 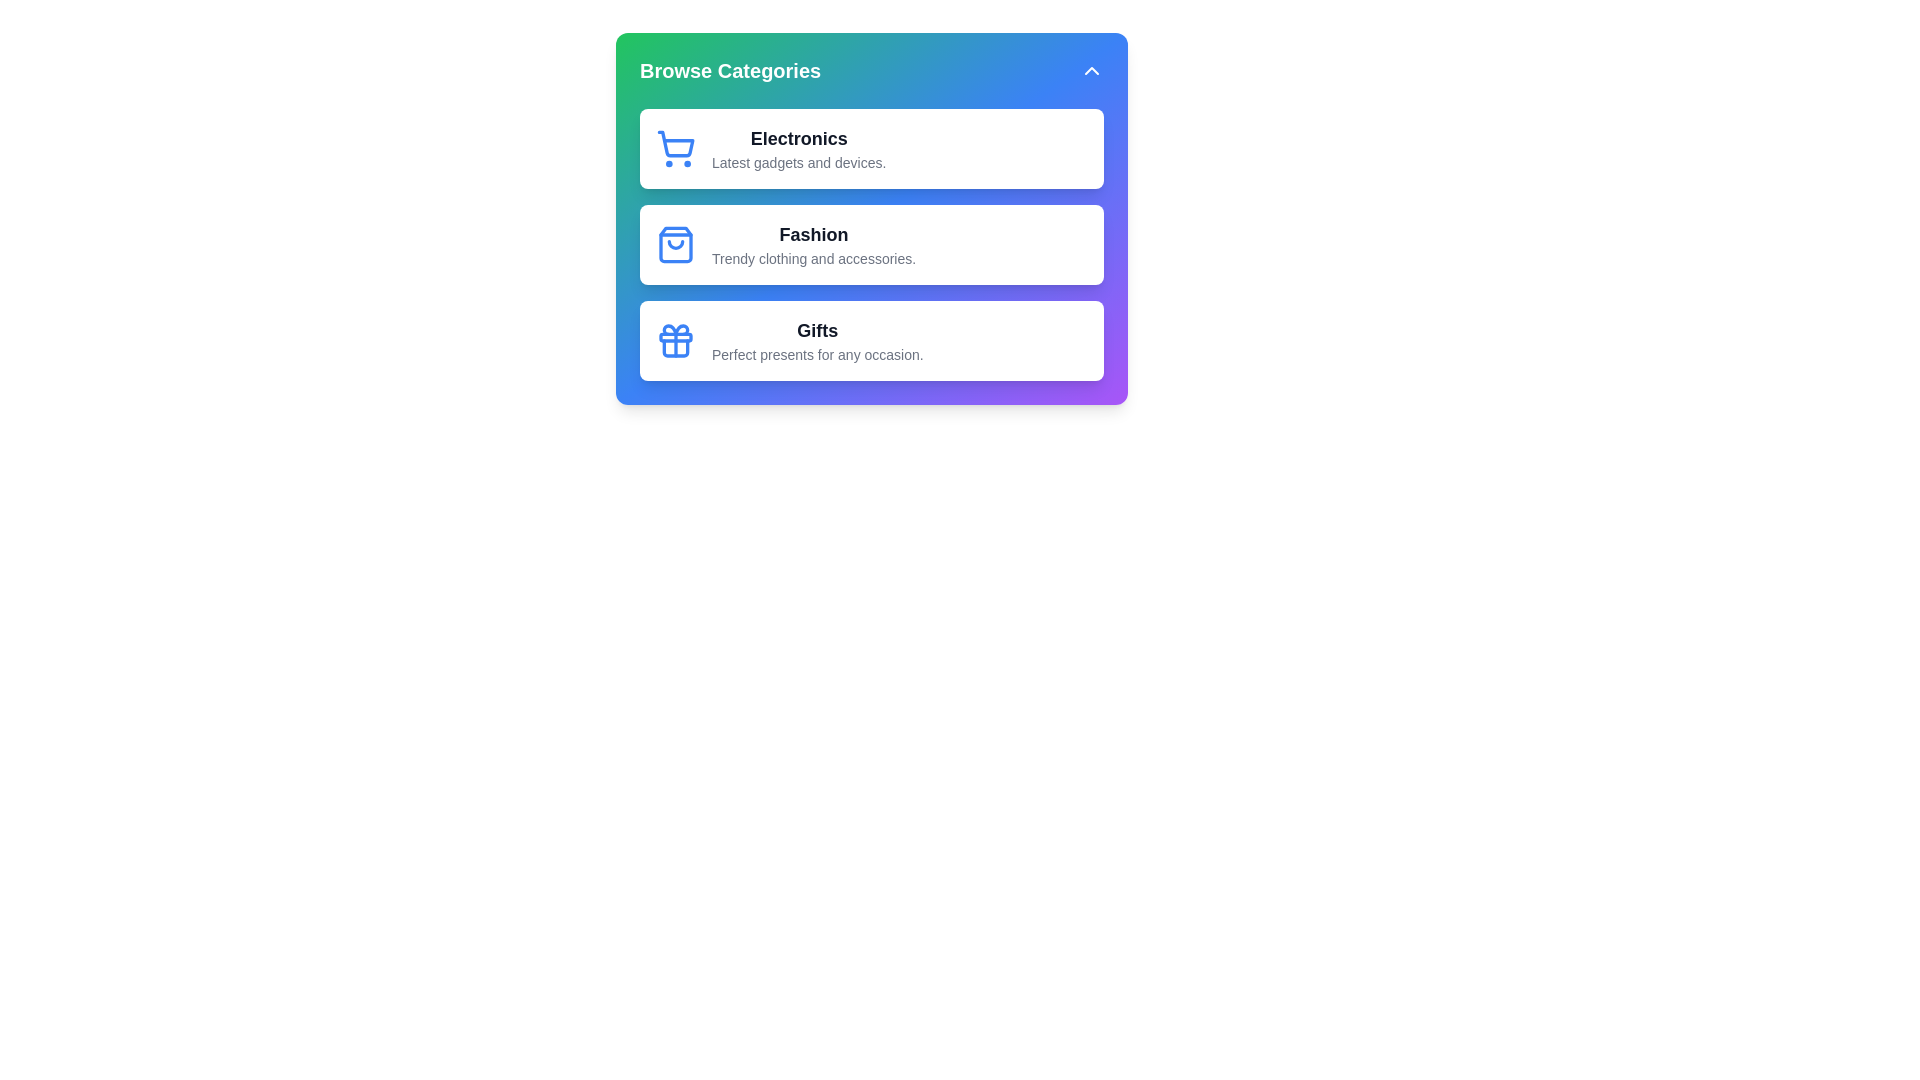 I want to click on the icon for the category Gifts, so click(x=676, y=339).